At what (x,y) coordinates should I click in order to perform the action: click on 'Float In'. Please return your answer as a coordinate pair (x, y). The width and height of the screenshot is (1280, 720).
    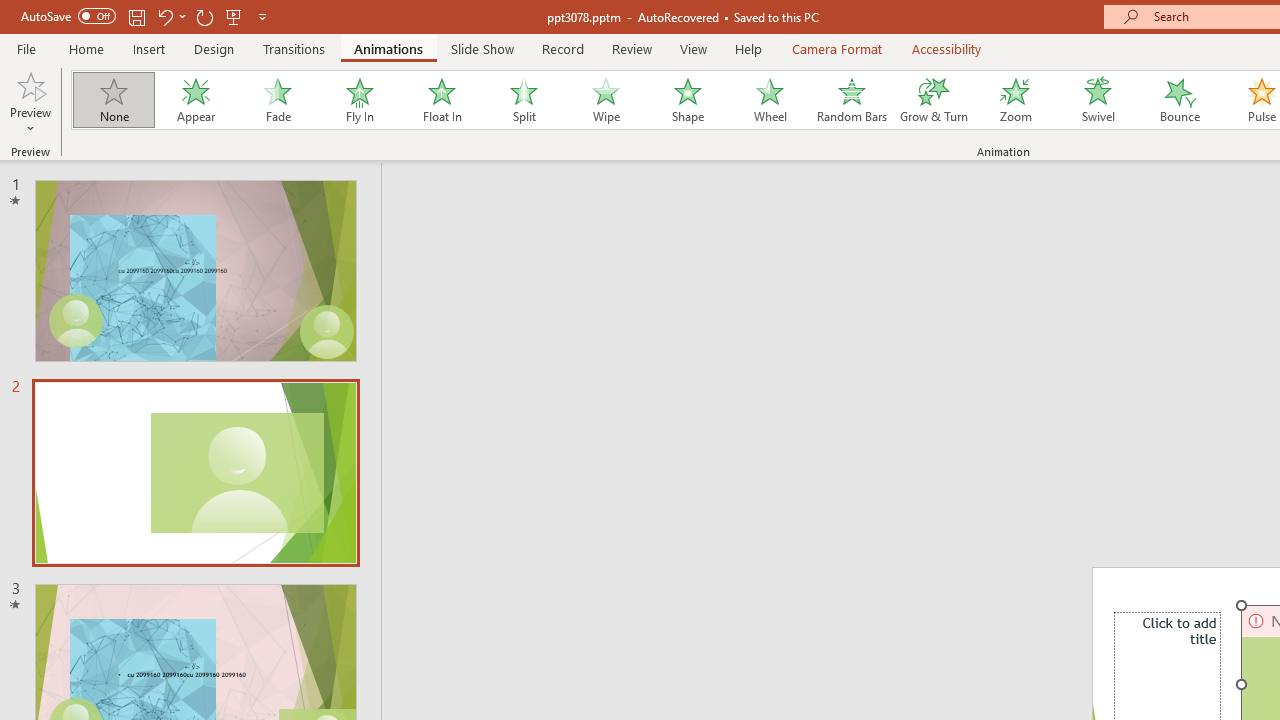
    Looking at the image, I should click on (440, 100).